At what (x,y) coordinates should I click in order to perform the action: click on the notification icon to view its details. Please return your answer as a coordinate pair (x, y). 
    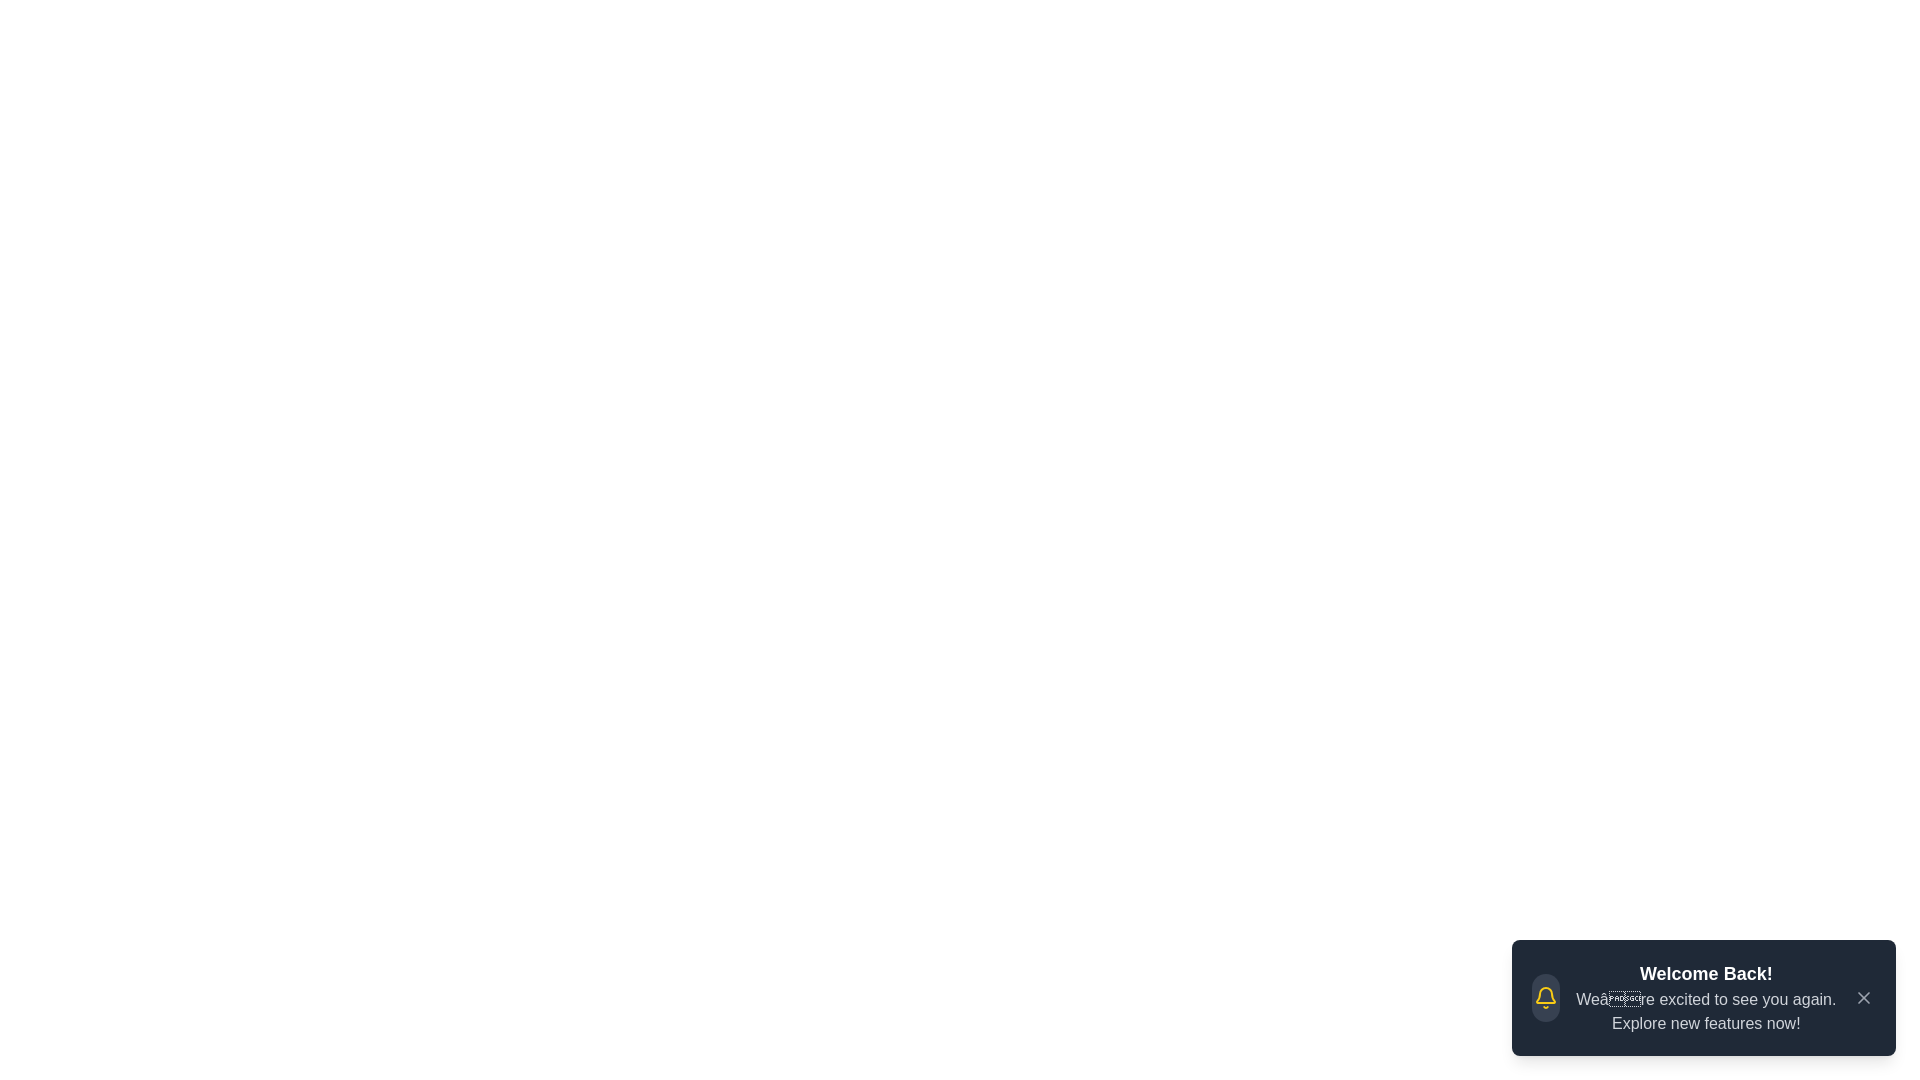
    Looking at the image, I should click on (1544, 998).